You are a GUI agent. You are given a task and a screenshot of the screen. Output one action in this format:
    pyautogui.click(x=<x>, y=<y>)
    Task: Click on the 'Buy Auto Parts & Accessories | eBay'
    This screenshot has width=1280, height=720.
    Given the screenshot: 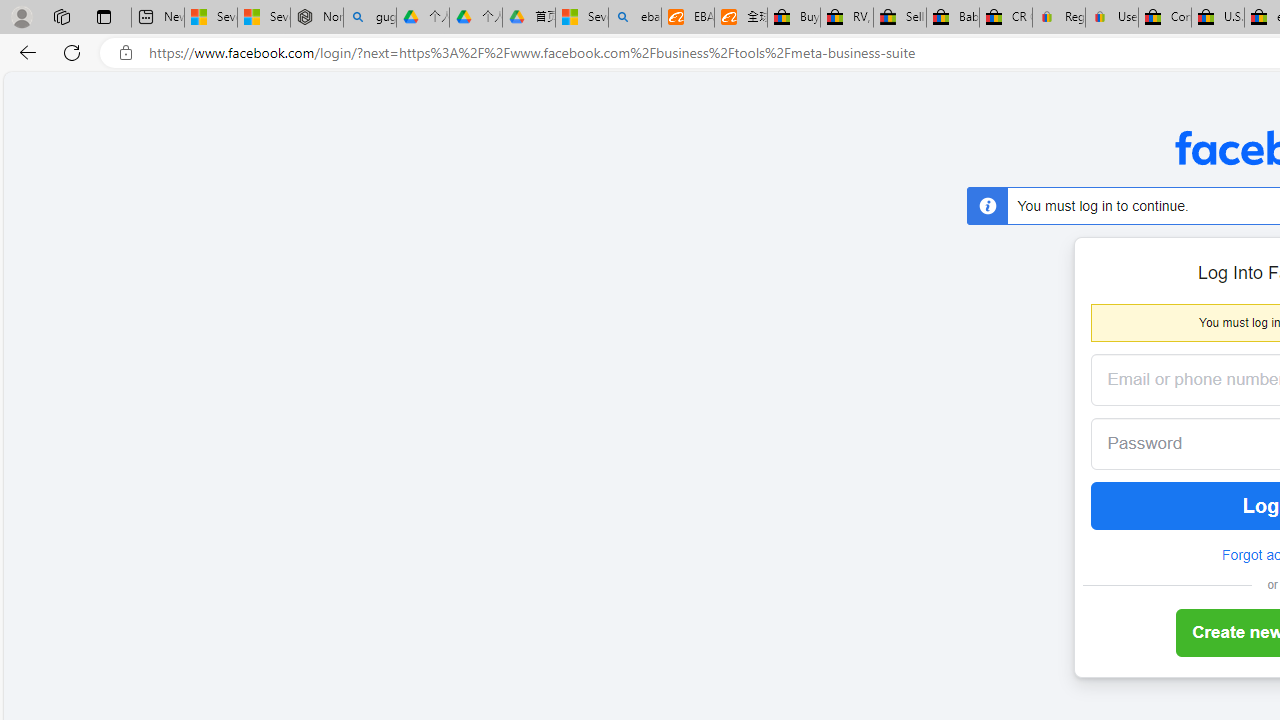 What is the action you would take?
    pyautogui.click(x=793, y=17)
    